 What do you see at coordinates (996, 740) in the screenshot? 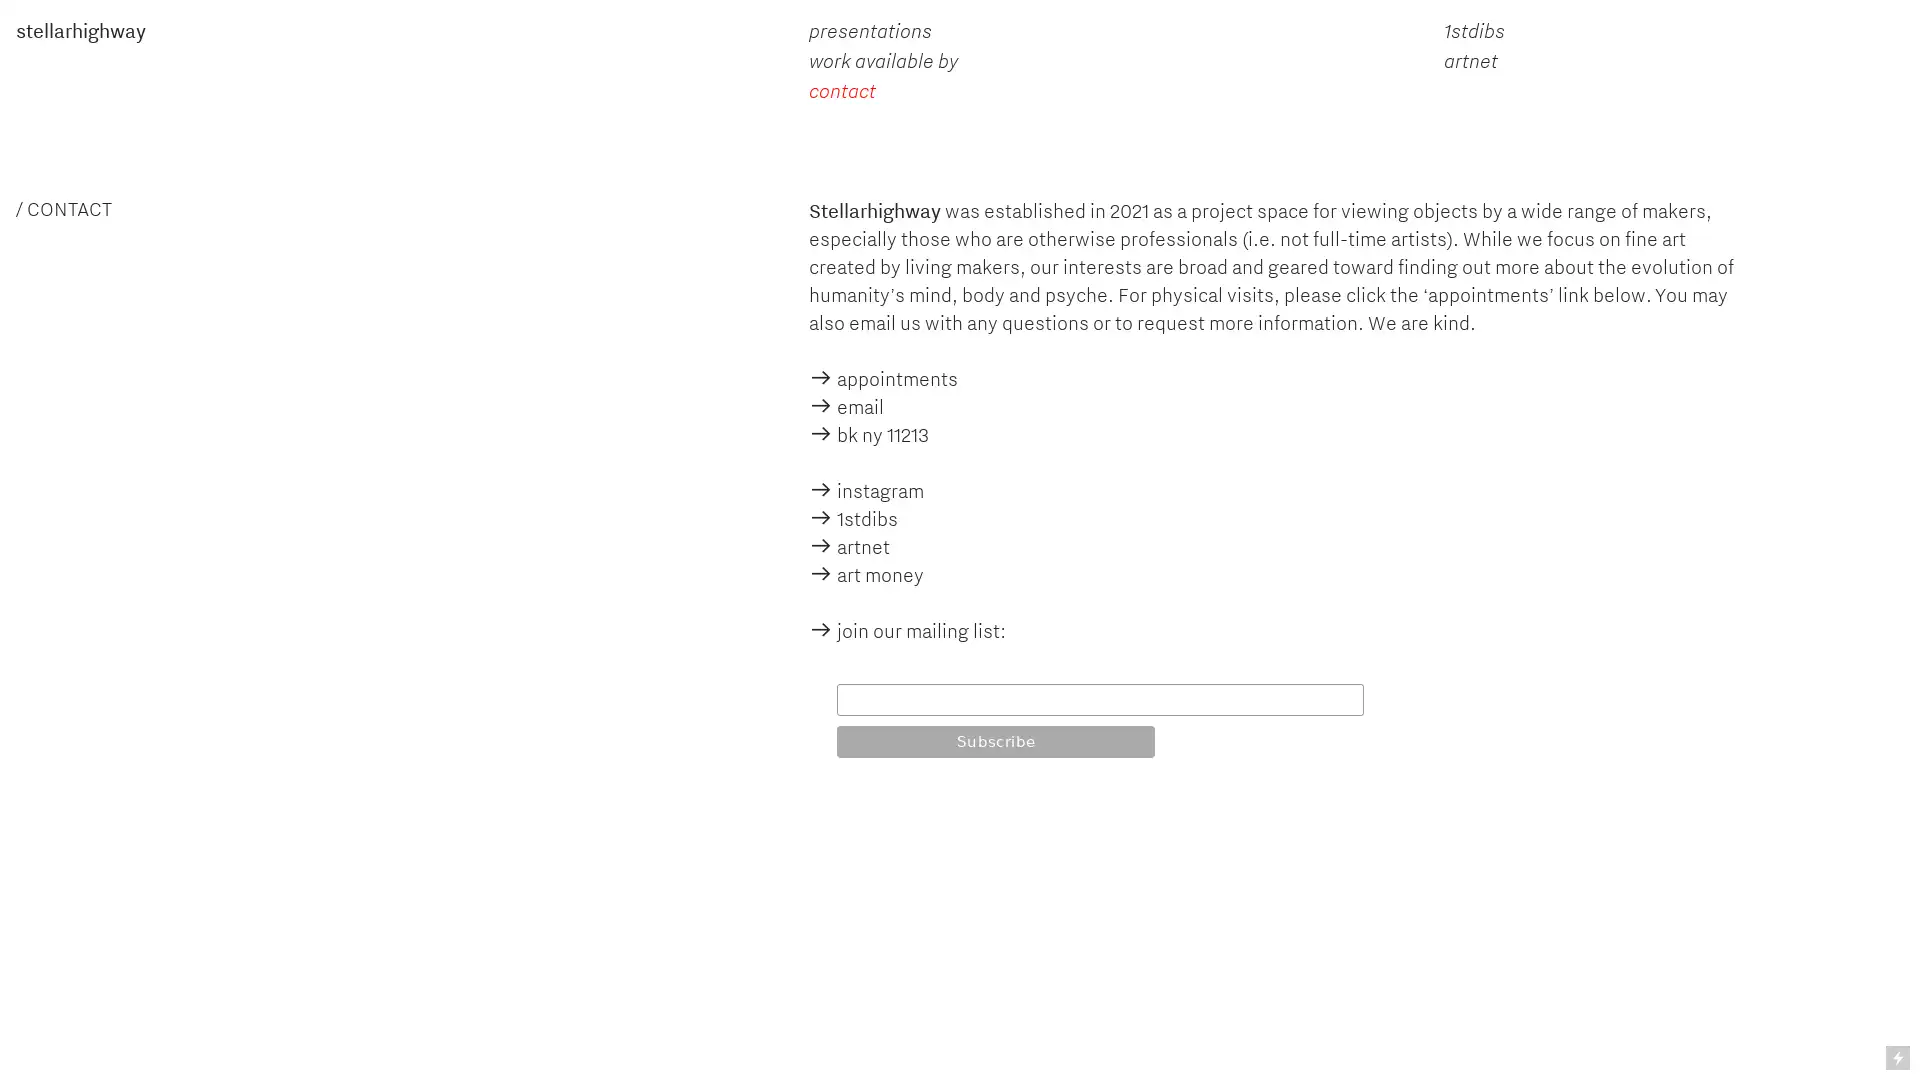
I see `Subscribe` at bounding box center [996, 740].